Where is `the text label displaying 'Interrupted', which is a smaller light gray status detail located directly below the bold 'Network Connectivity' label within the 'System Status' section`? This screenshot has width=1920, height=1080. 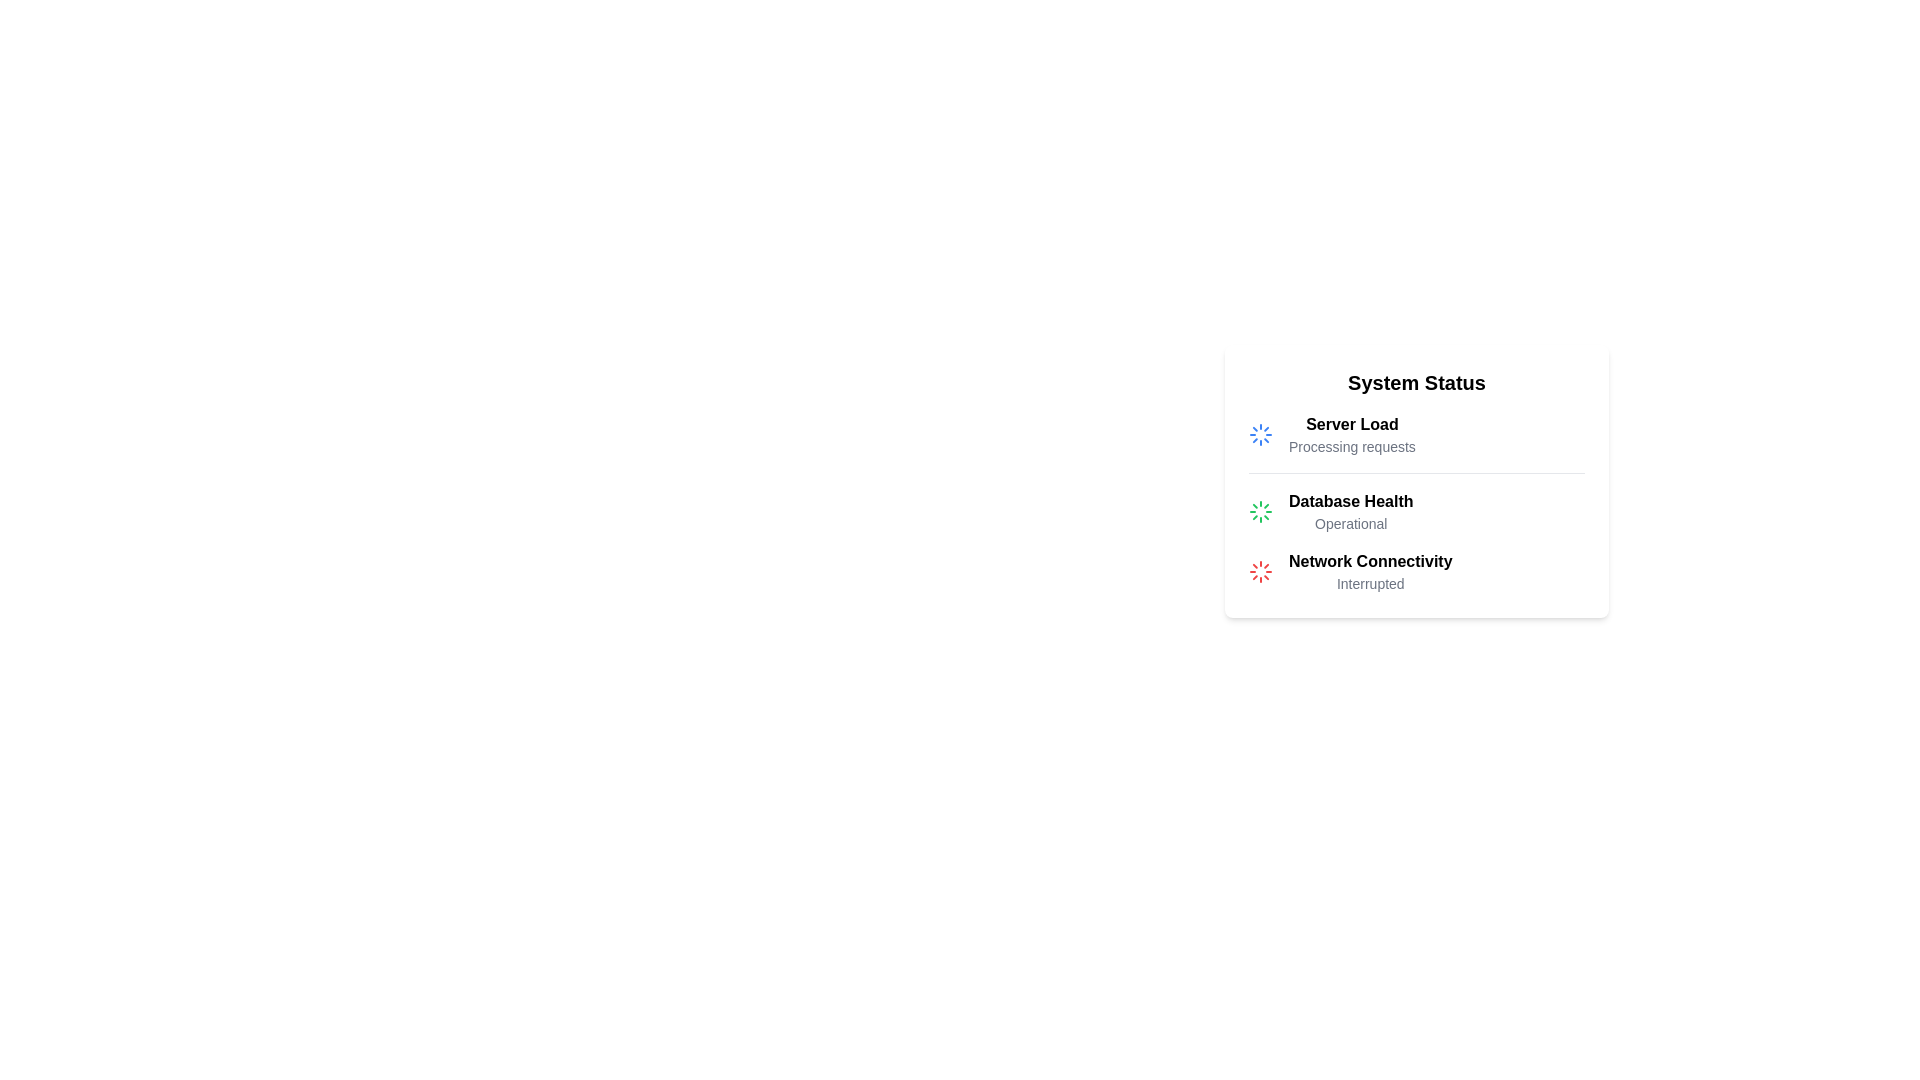
the text label displaying 'Interrupted', which is a smaller light gray status detail located directly below the bold 'Network Connectivity' label within the 'System Status' section is located at coordinates (1369, 583).